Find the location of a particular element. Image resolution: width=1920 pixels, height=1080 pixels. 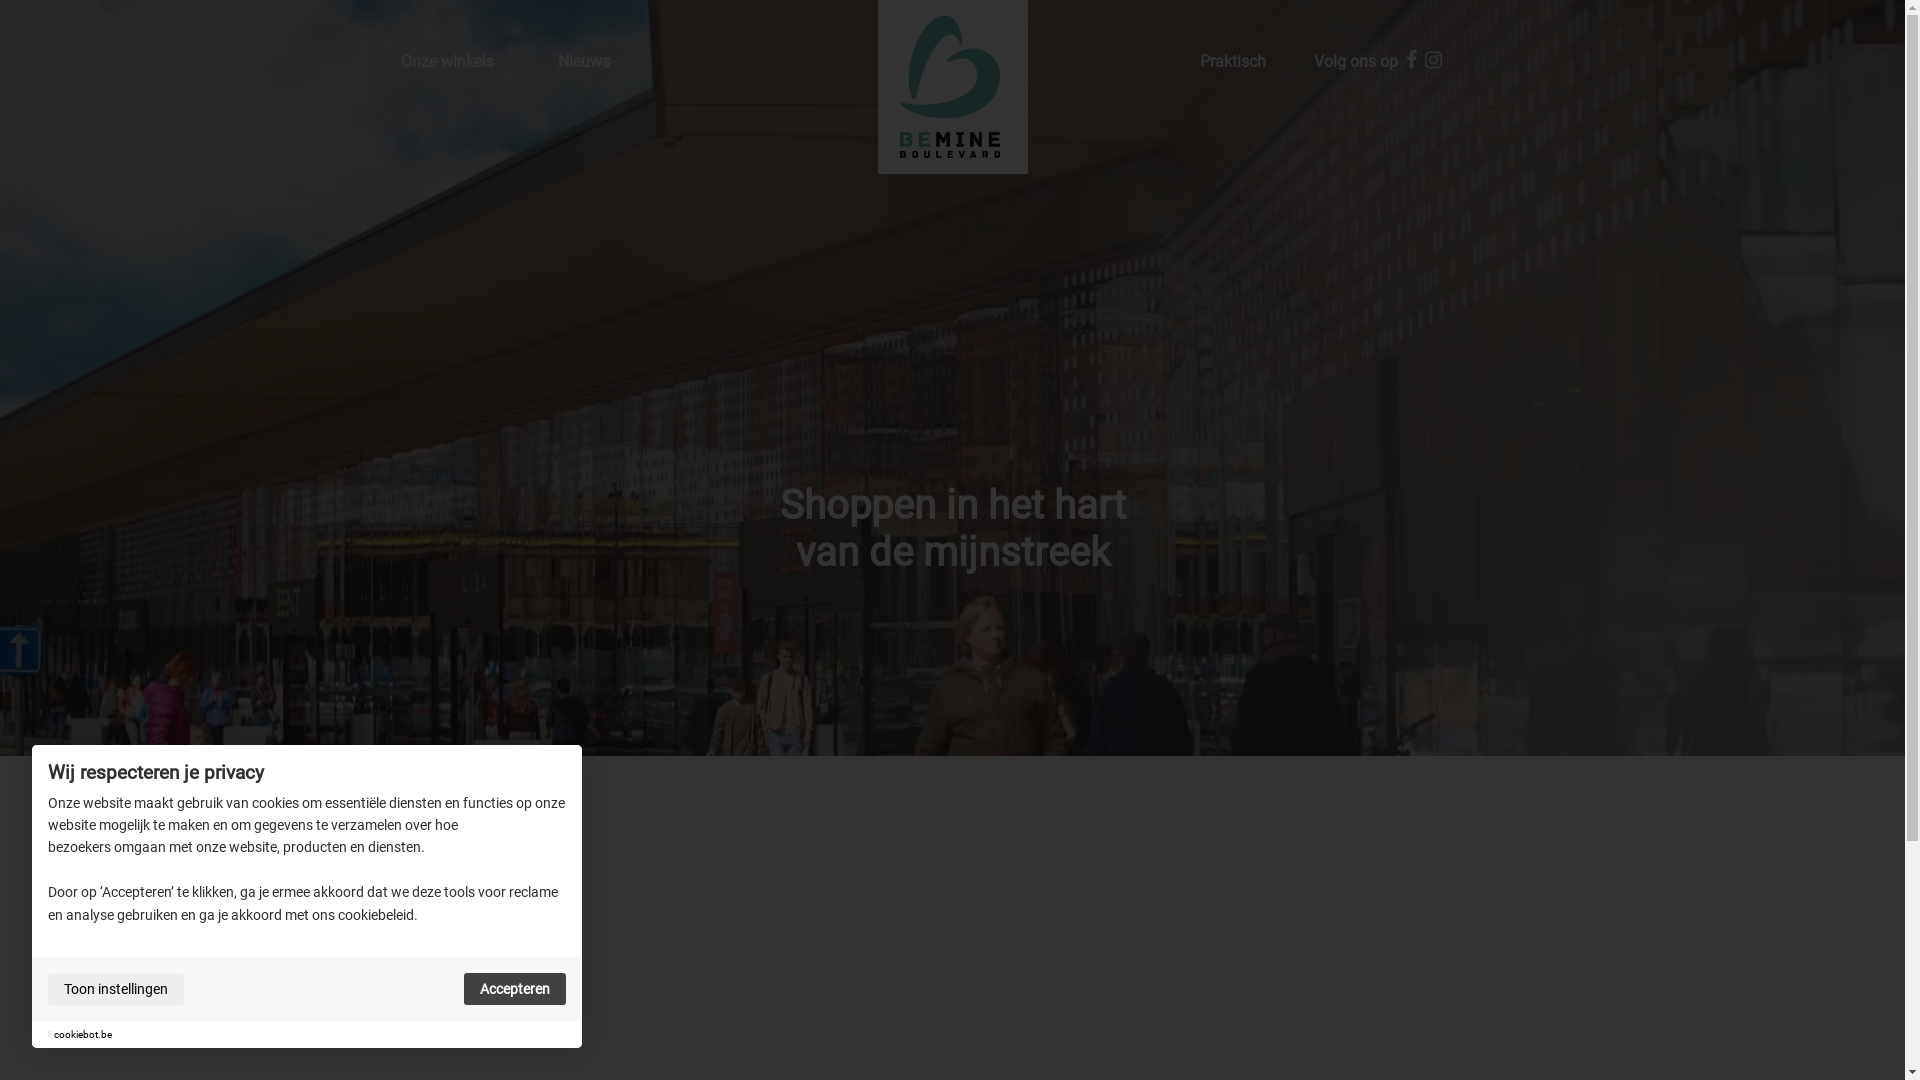

'Facebook' is located at coordinates (1410, 60).